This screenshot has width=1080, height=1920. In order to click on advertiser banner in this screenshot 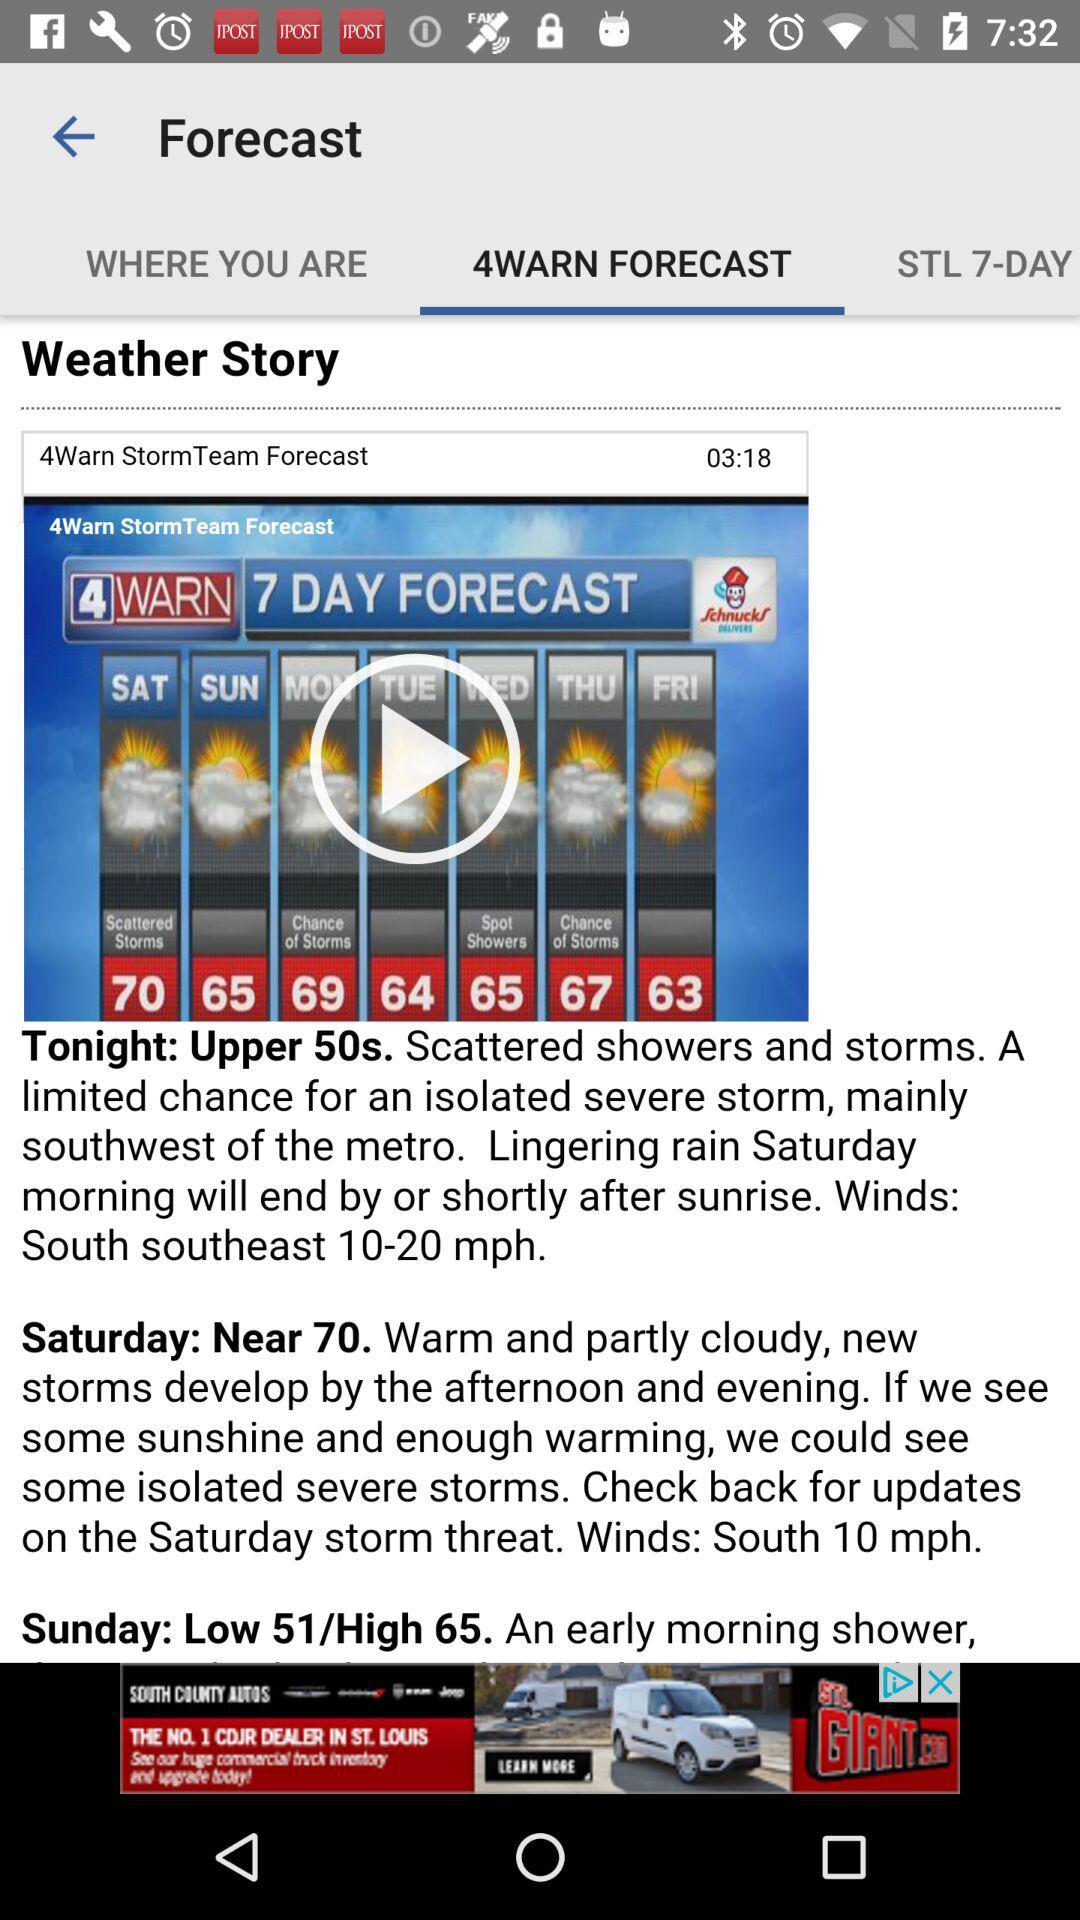, I will do `click(540, 1727)`.